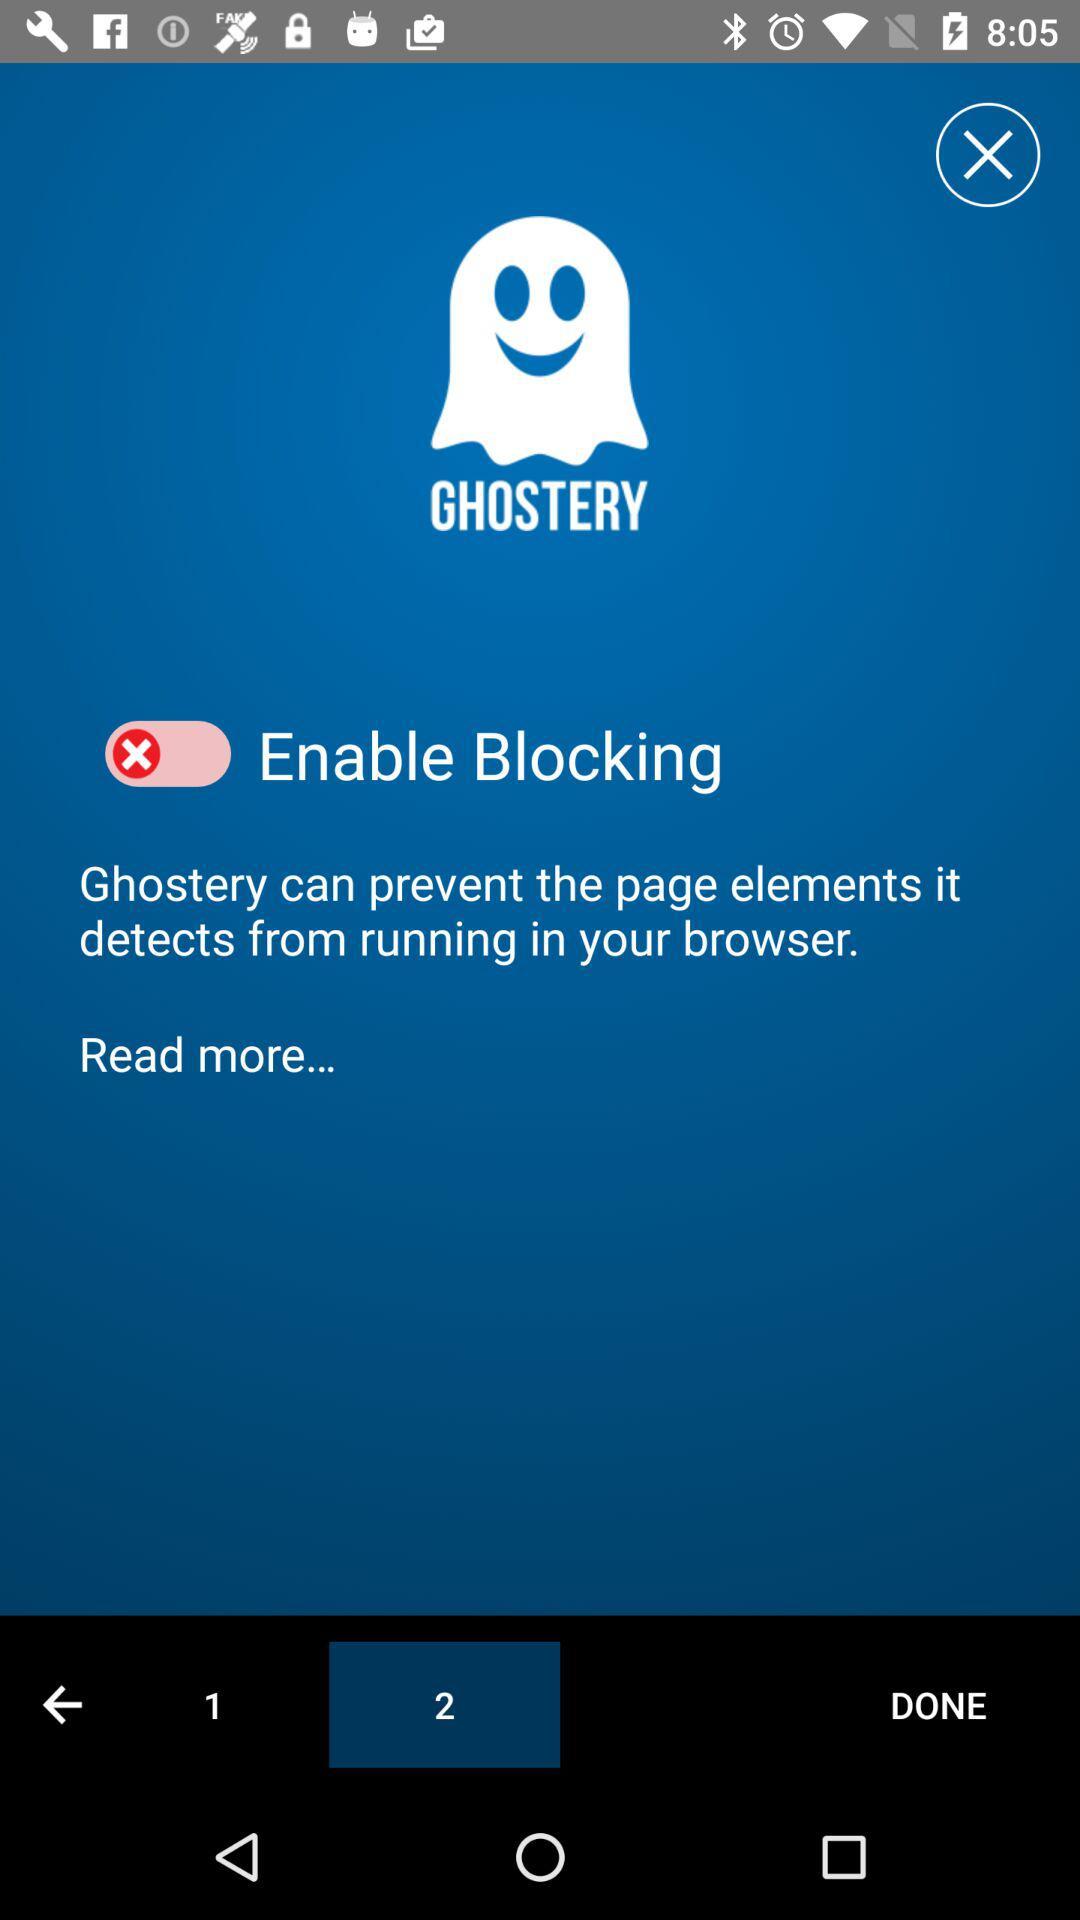 The height and width of the screenshot is (1920, 1080). What do you see at coordinates (61, 1703) in the screenshot?
I see `press to go back to previous page` at bounding box center [61, 1703].